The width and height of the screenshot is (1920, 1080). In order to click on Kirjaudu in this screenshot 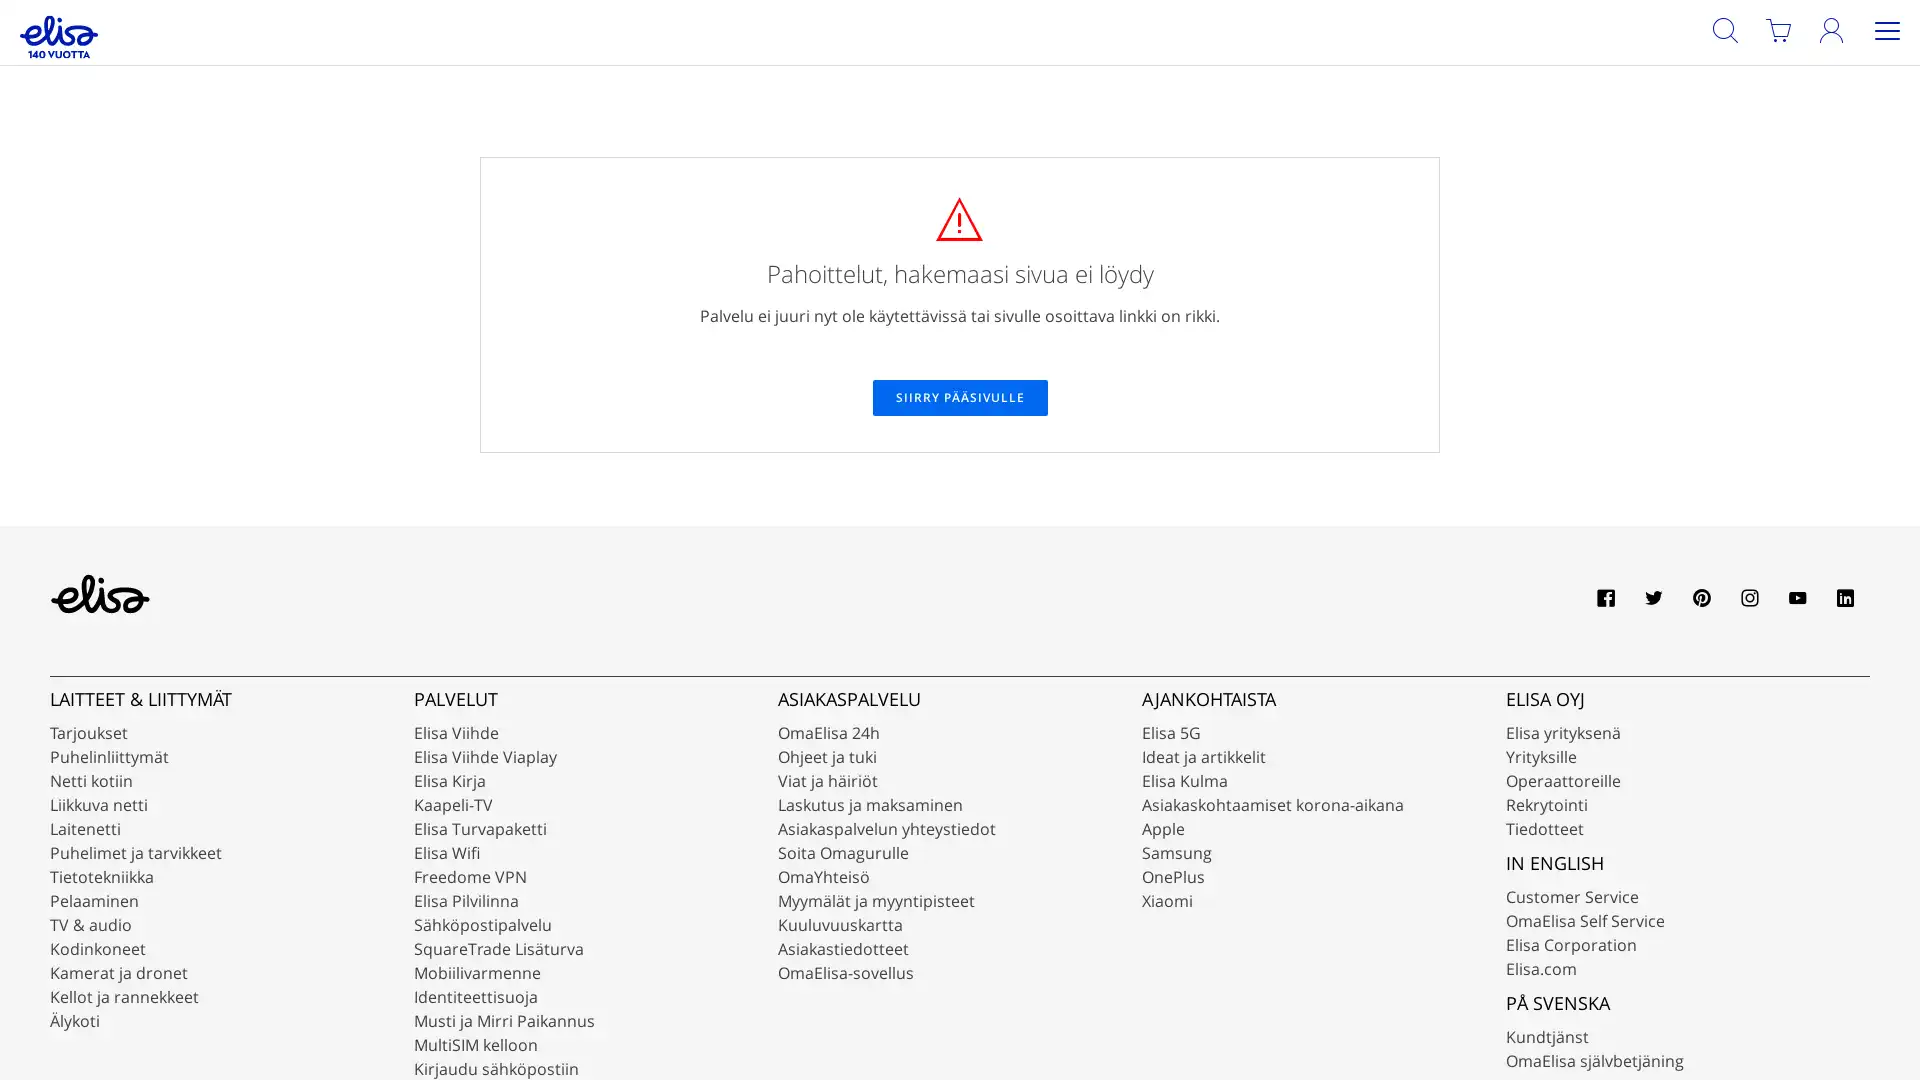, I will do `click(1852, 71)`.